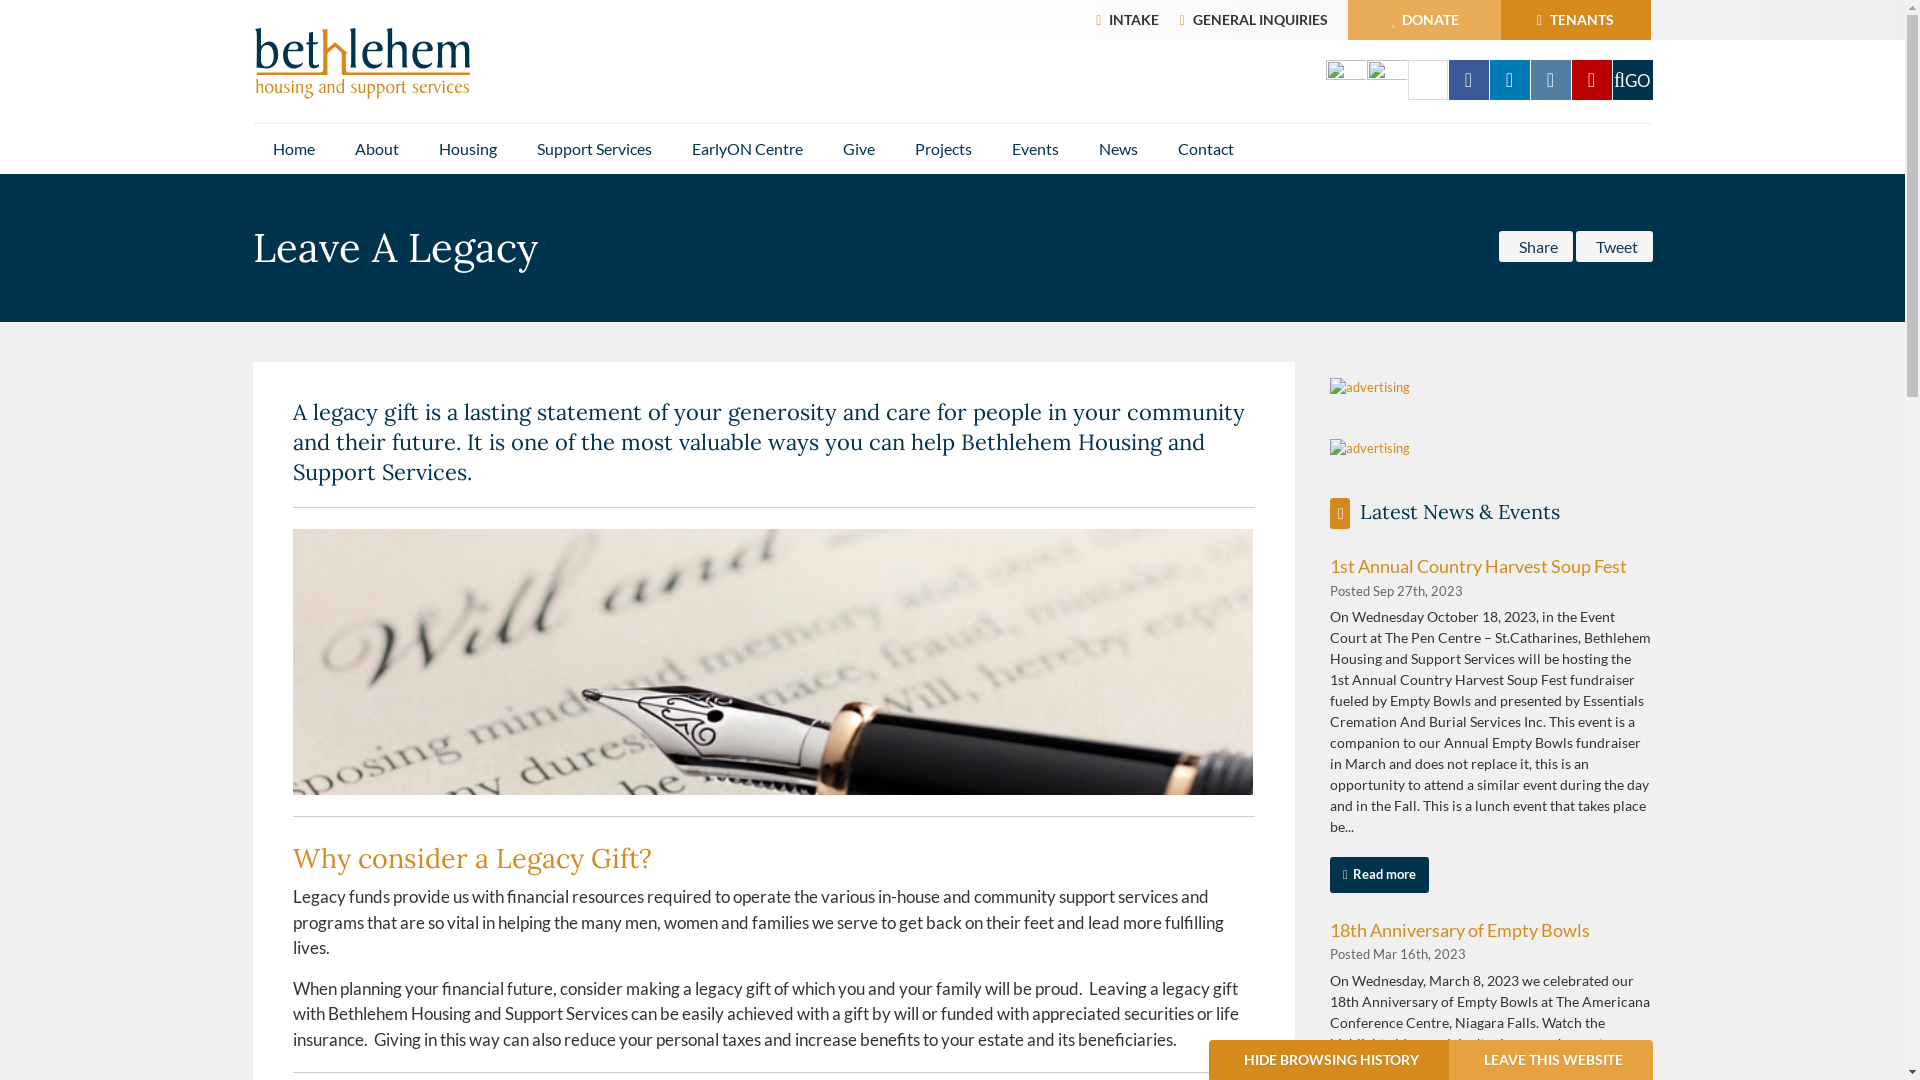 Image resolution: width=1920 pixels, height=1080 pixels. I want to click on 'Twitter', so click(1406, 79).